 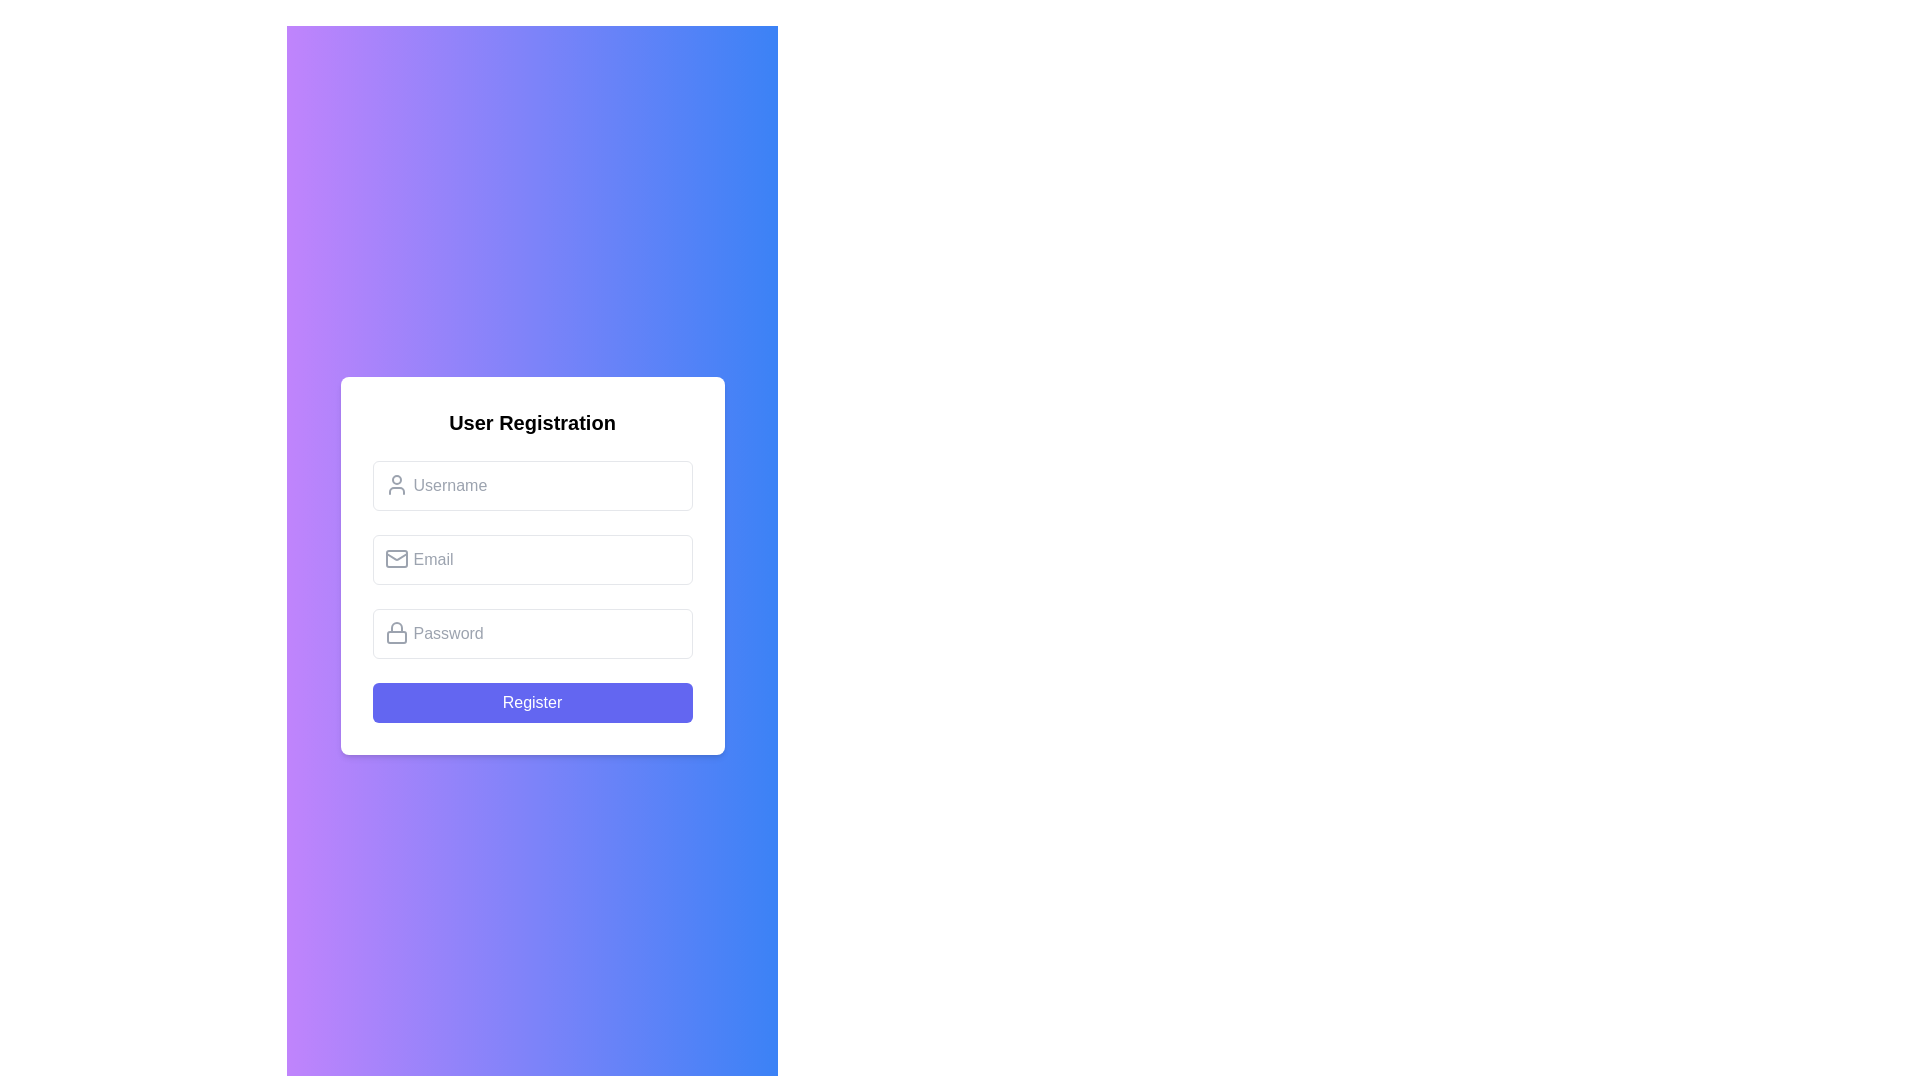 I want to click on the Decorative icon associated with the 'Username' input field, which serves as a visual cue for user-related data entry, so click(x=396, y=485).